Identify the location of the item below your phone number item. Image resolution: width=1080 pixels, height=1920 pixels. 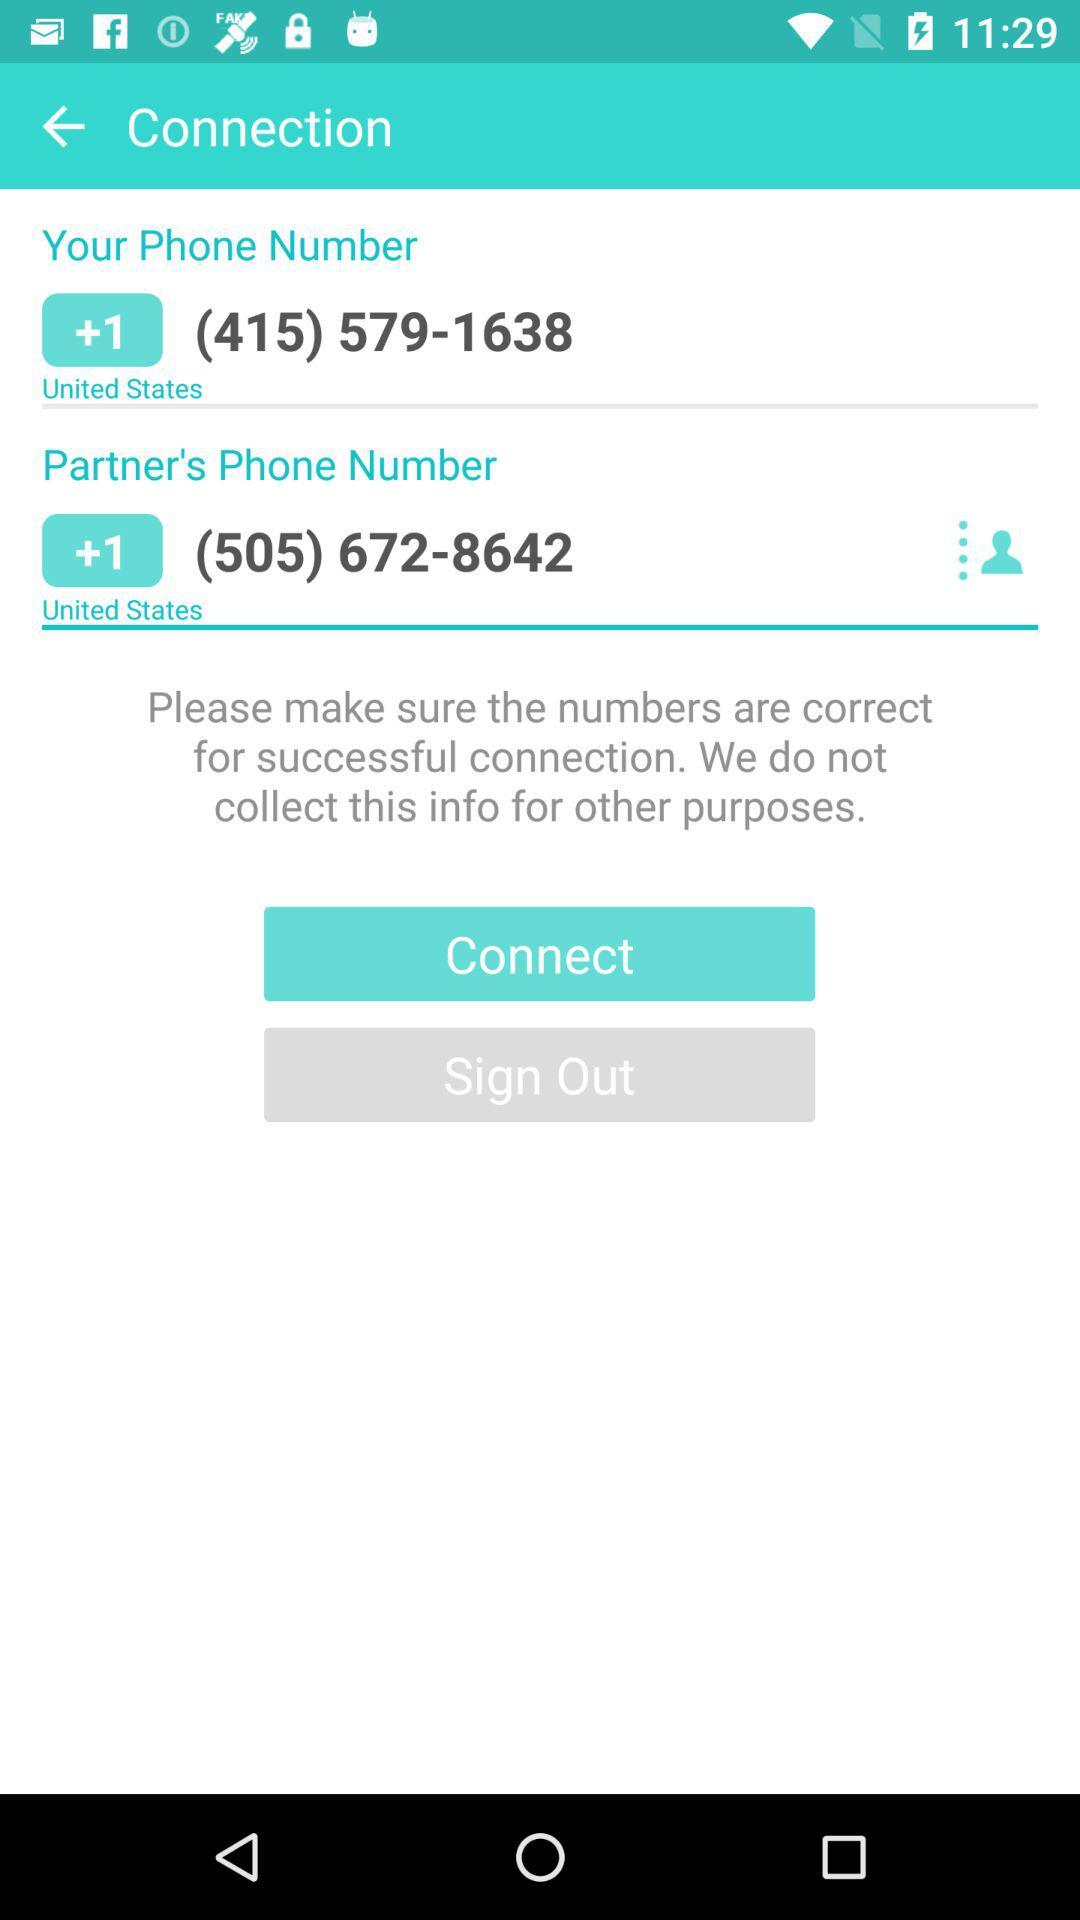
(384, 330).